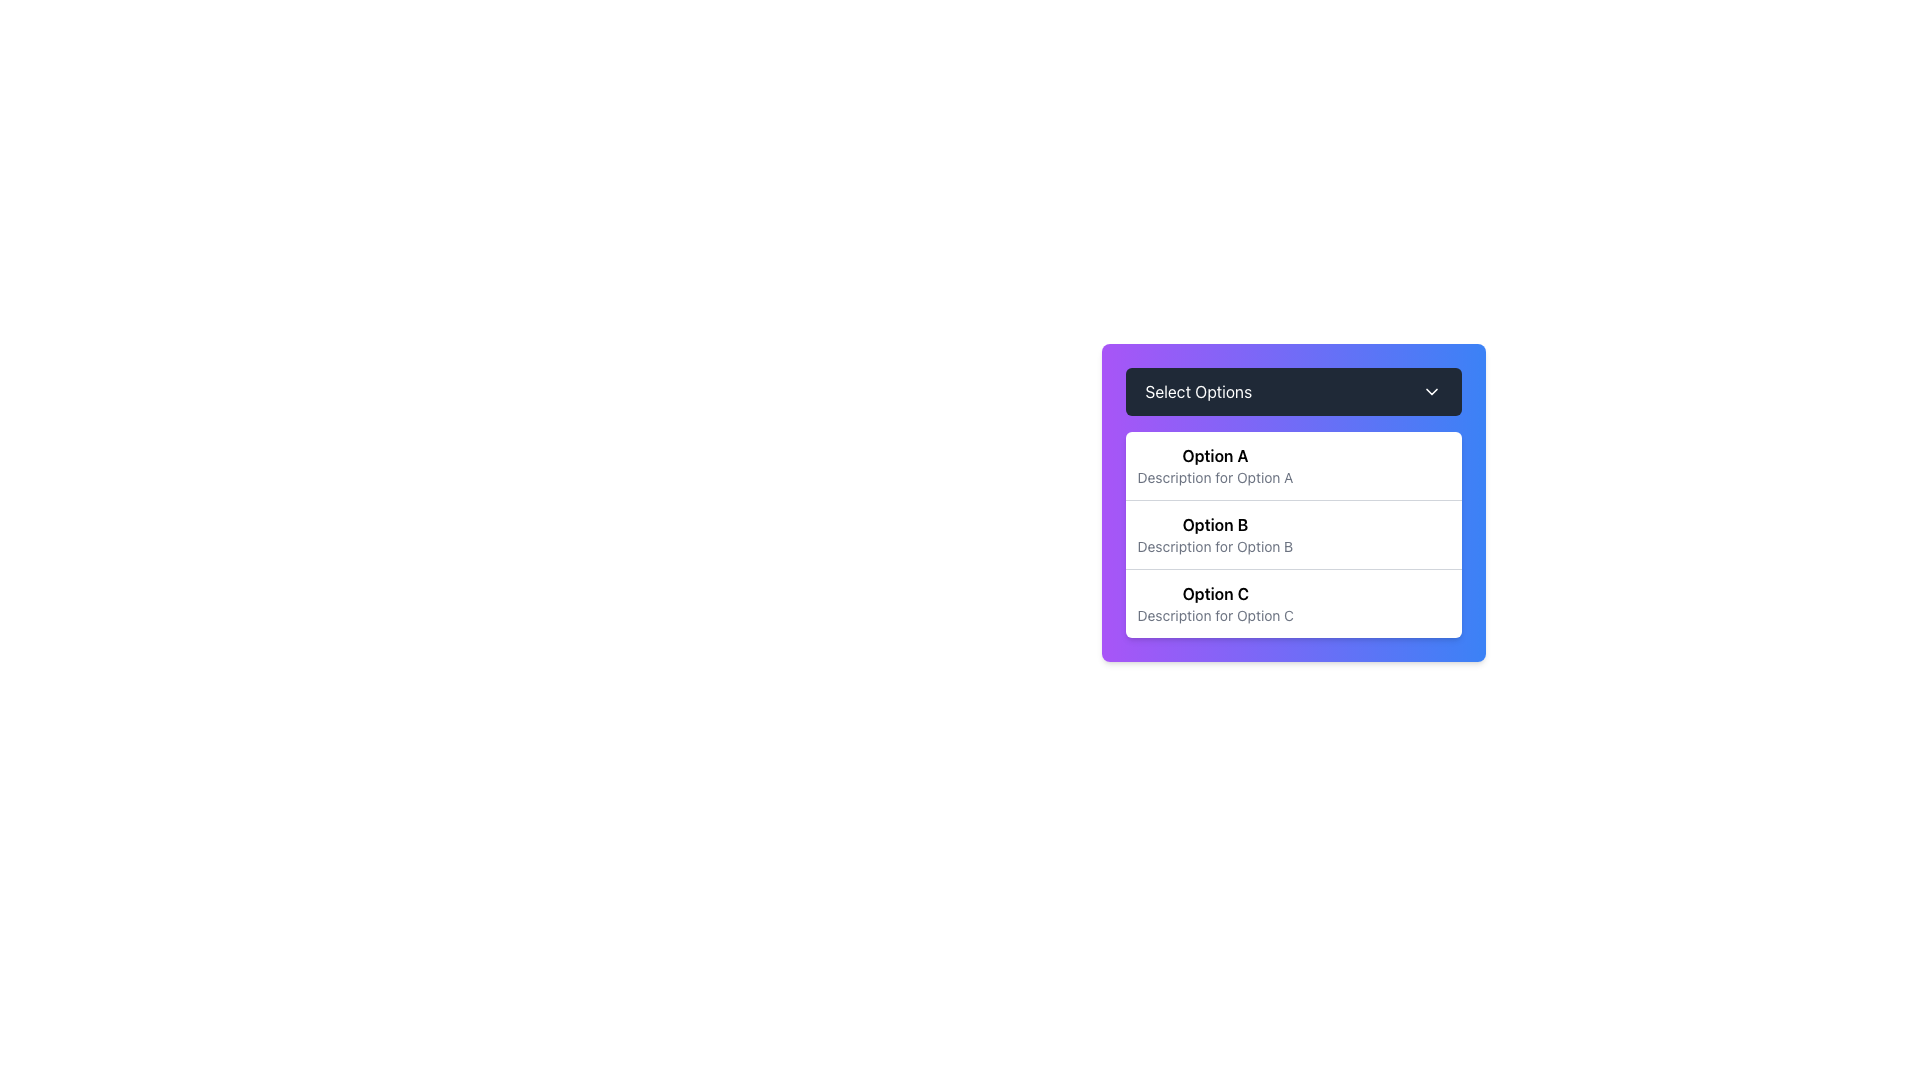 This screenshot has width=1920, height=1080. I want to click on the interactive list item labeled 'Option C', so click(1214, 603).